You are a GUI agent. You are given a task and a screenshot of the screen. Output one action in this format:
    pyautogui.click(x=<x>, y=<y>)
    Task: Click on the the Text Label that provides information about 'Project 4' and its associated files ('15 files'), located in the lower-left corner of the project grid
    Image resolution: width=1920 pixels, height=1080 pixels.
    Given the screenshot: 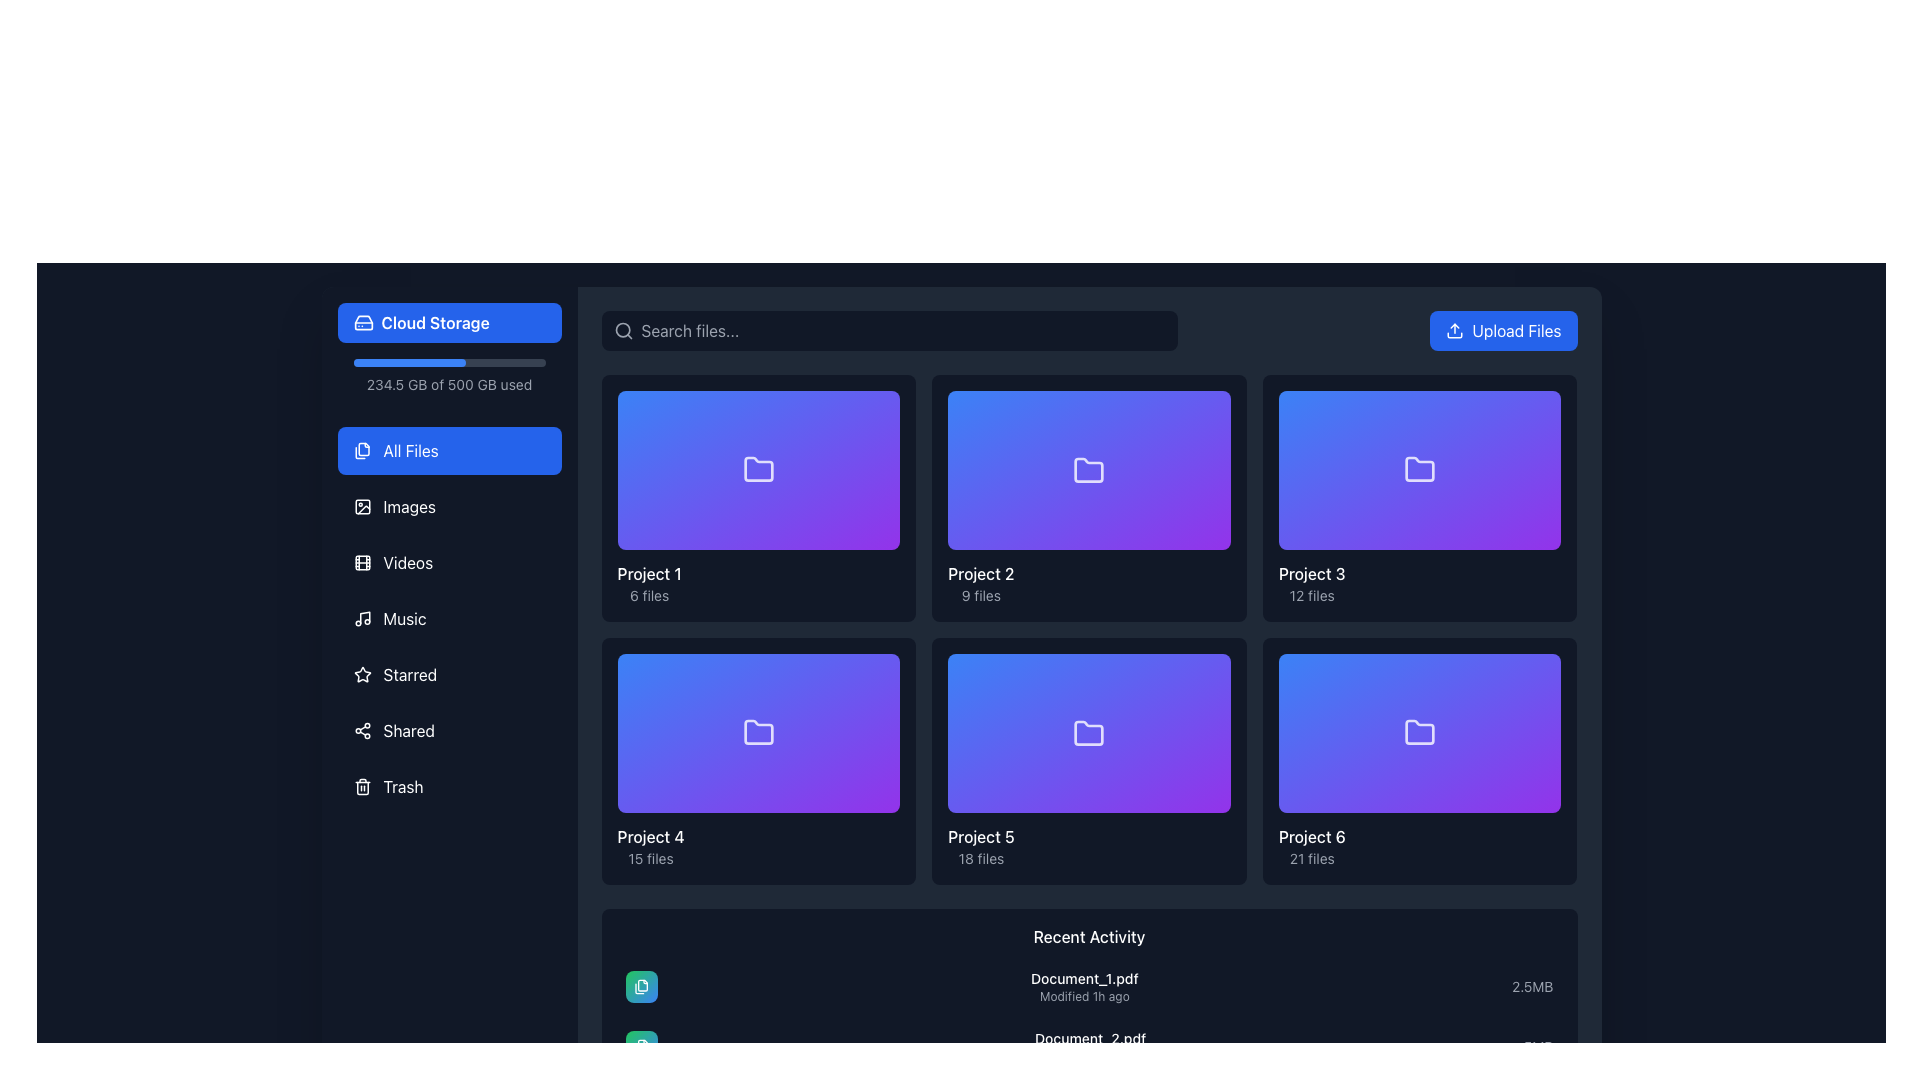 What is the action you would take?
    pyautogui.click(x=651, y=846)
    